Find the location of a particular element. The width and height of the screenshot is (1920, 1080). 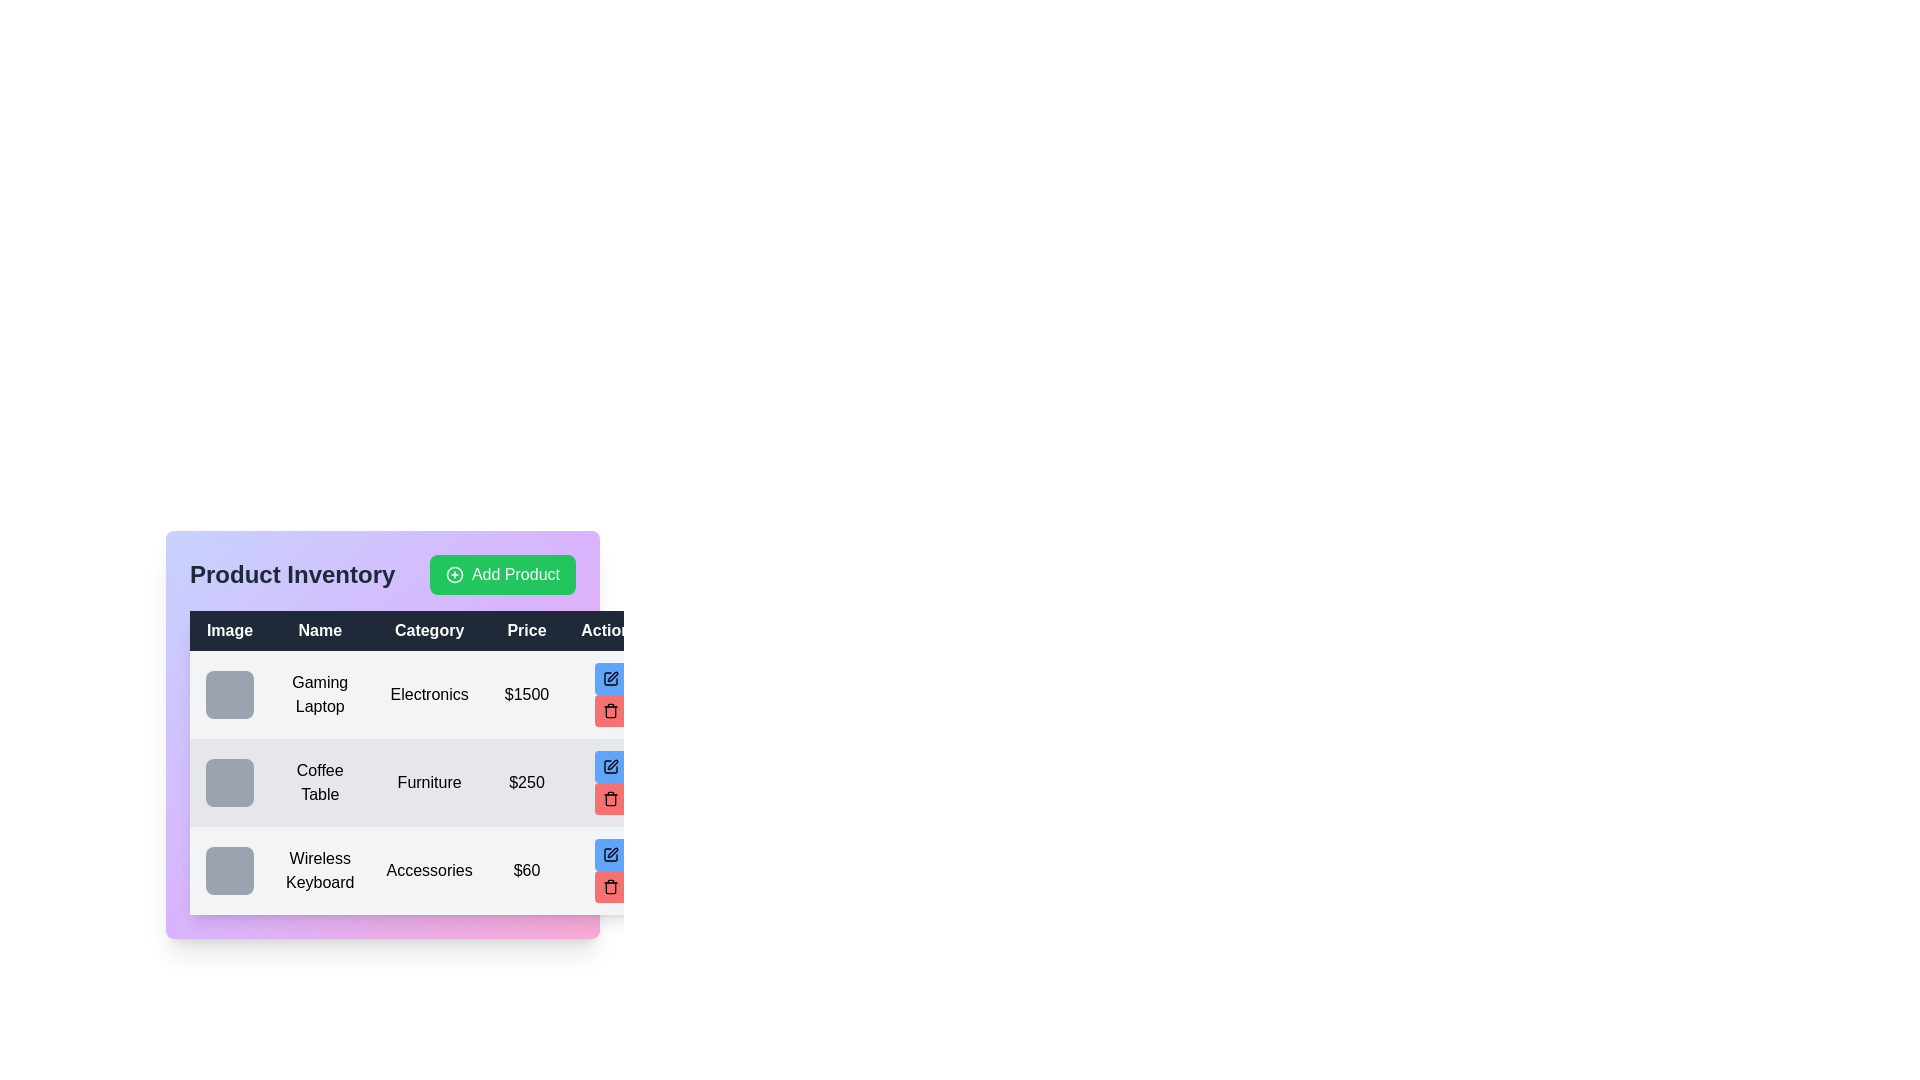

the edit icon resembling a pen inside a square located in the 'Actions' column of the second row of the product inventory table to initiate editing for the product is located at coordinates (611, 764).